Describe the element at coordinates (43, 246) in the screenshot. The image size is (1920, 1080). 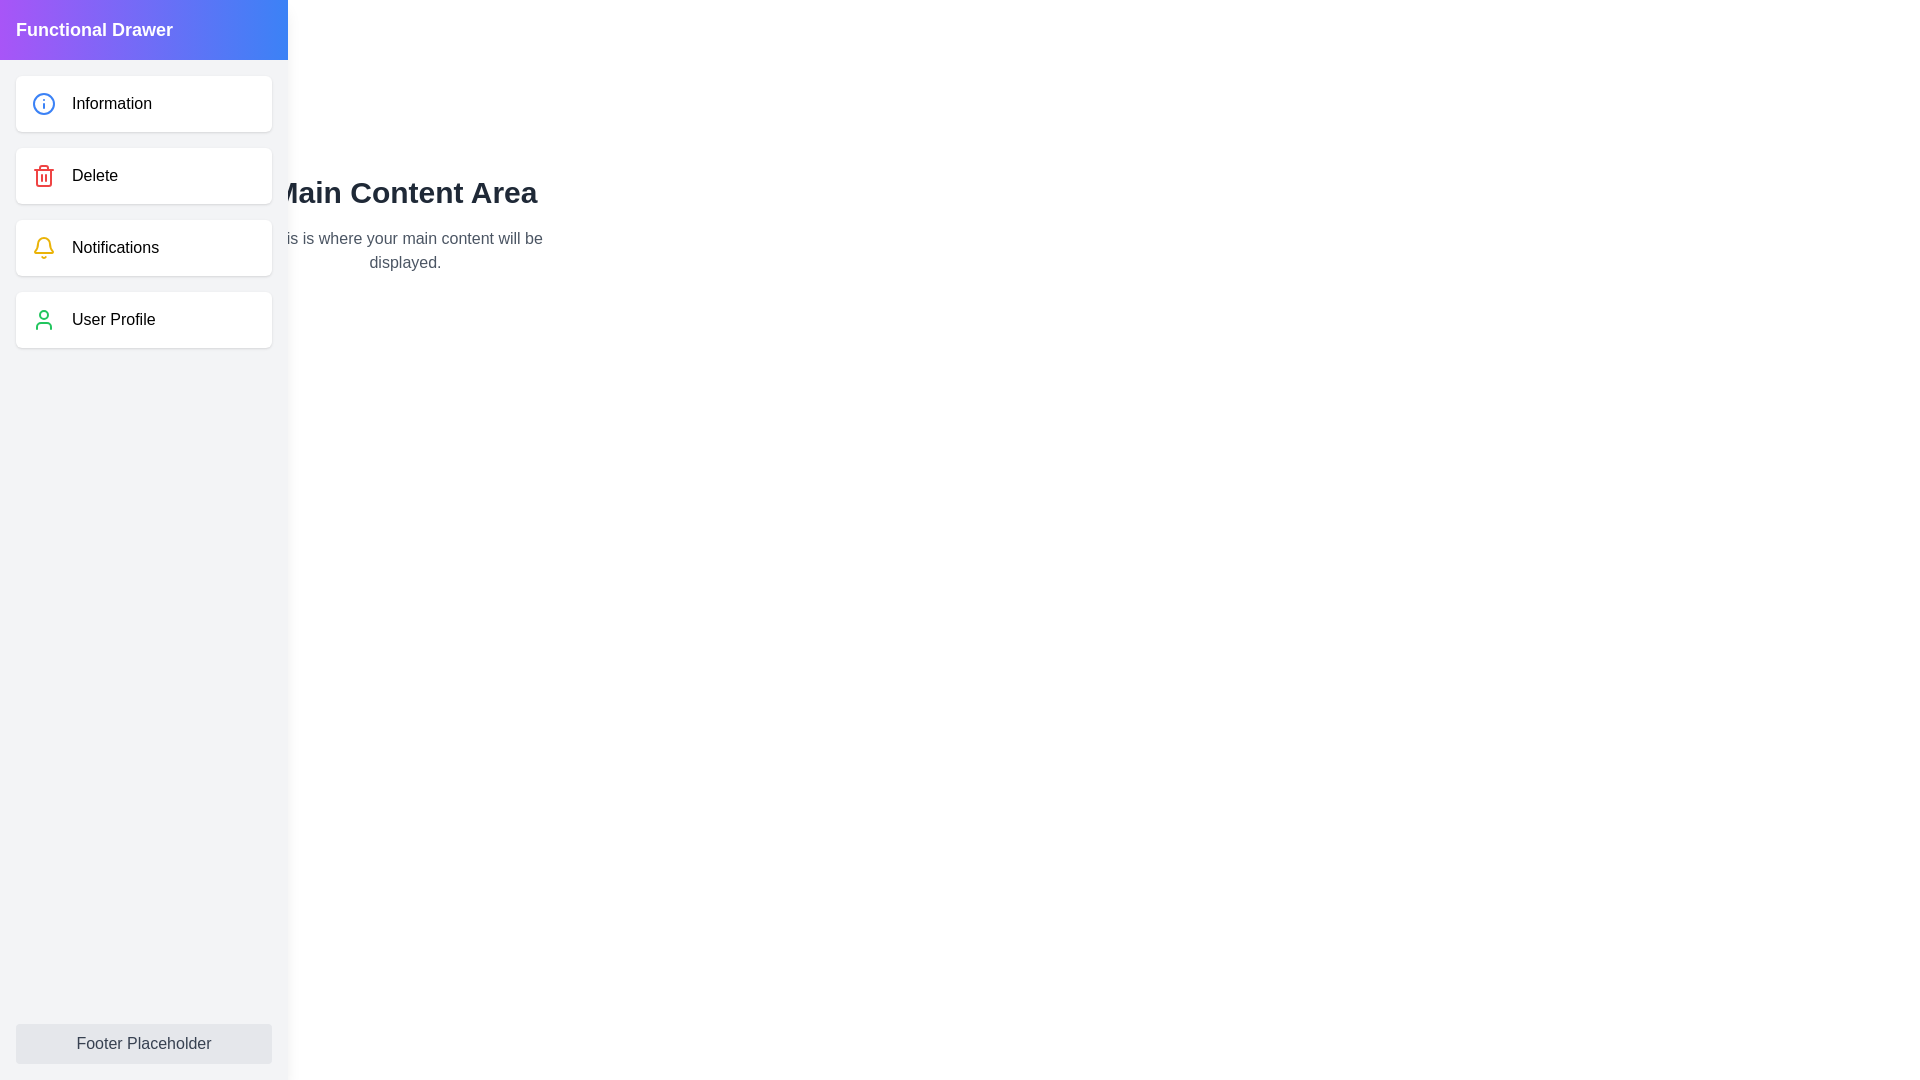
I see `the yellow bell-shaped notification icon located to the left within the 'Notifications' menu card, which is the third option in the vertical list of cards` at that location.